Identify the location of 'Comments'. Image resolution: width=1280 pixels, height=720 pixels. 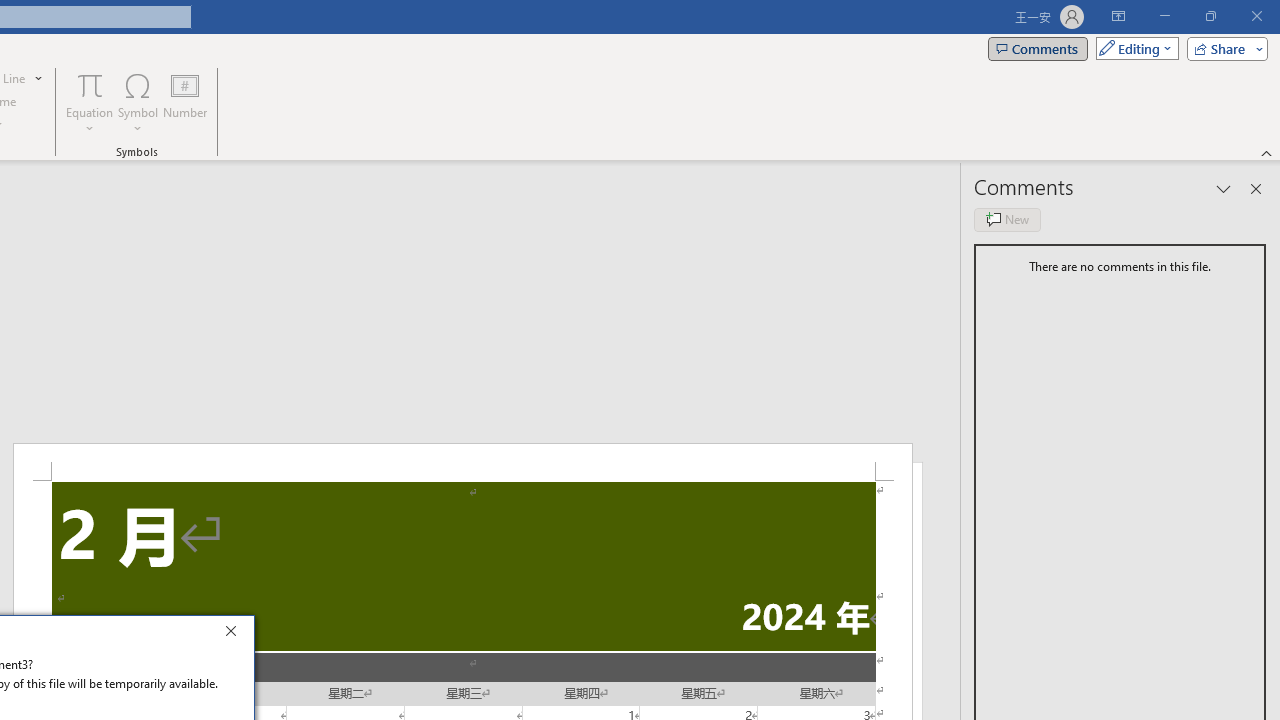
(1038, 47).